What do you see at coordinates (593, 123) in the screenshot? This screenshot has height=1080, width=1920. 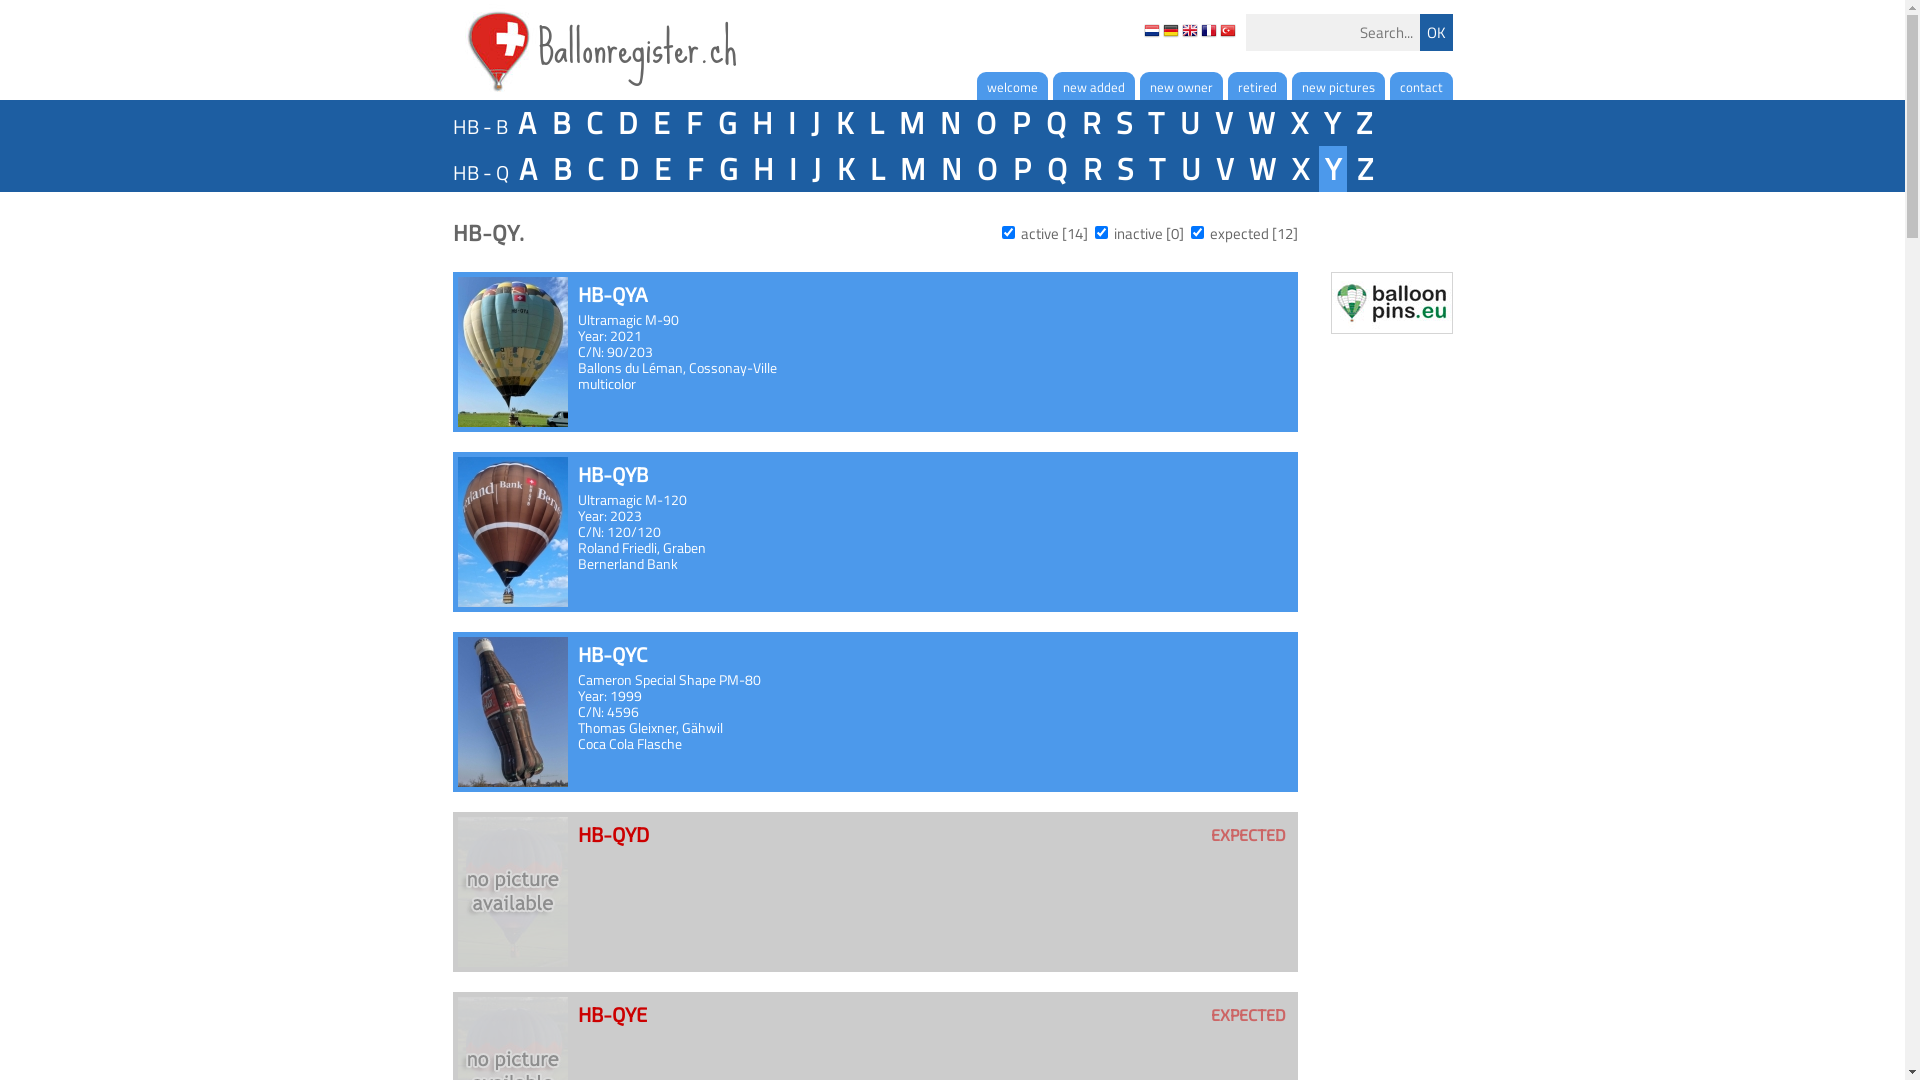 I see `'C'` at bounding box center [593, 123].